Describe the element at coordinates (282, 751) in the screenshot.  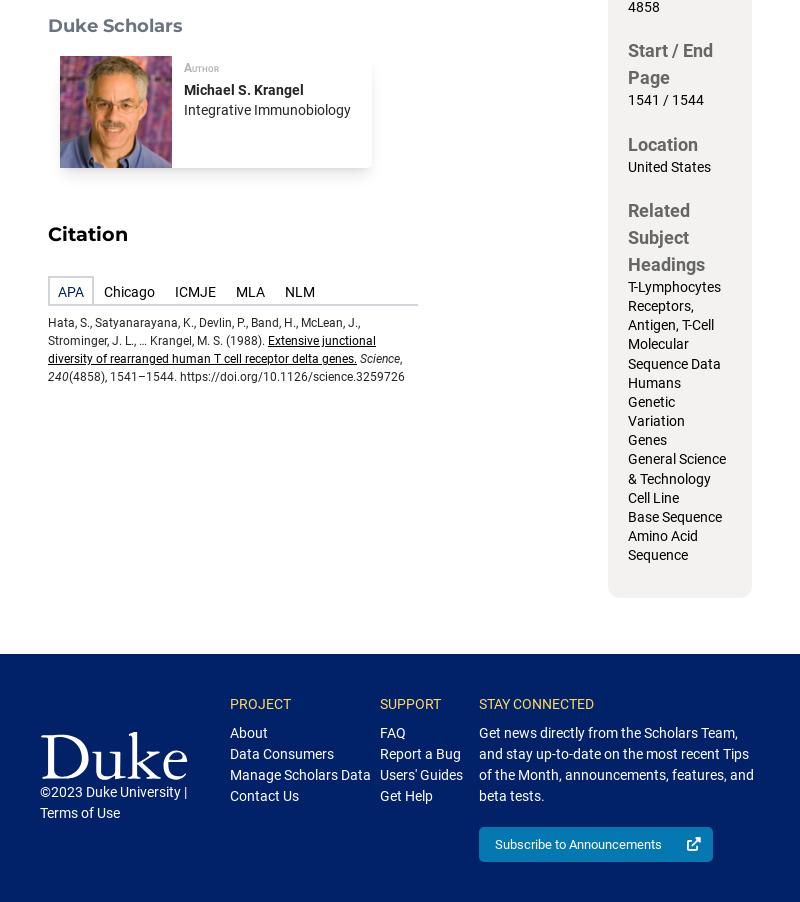
I see `'Data Consumers'` at that location.